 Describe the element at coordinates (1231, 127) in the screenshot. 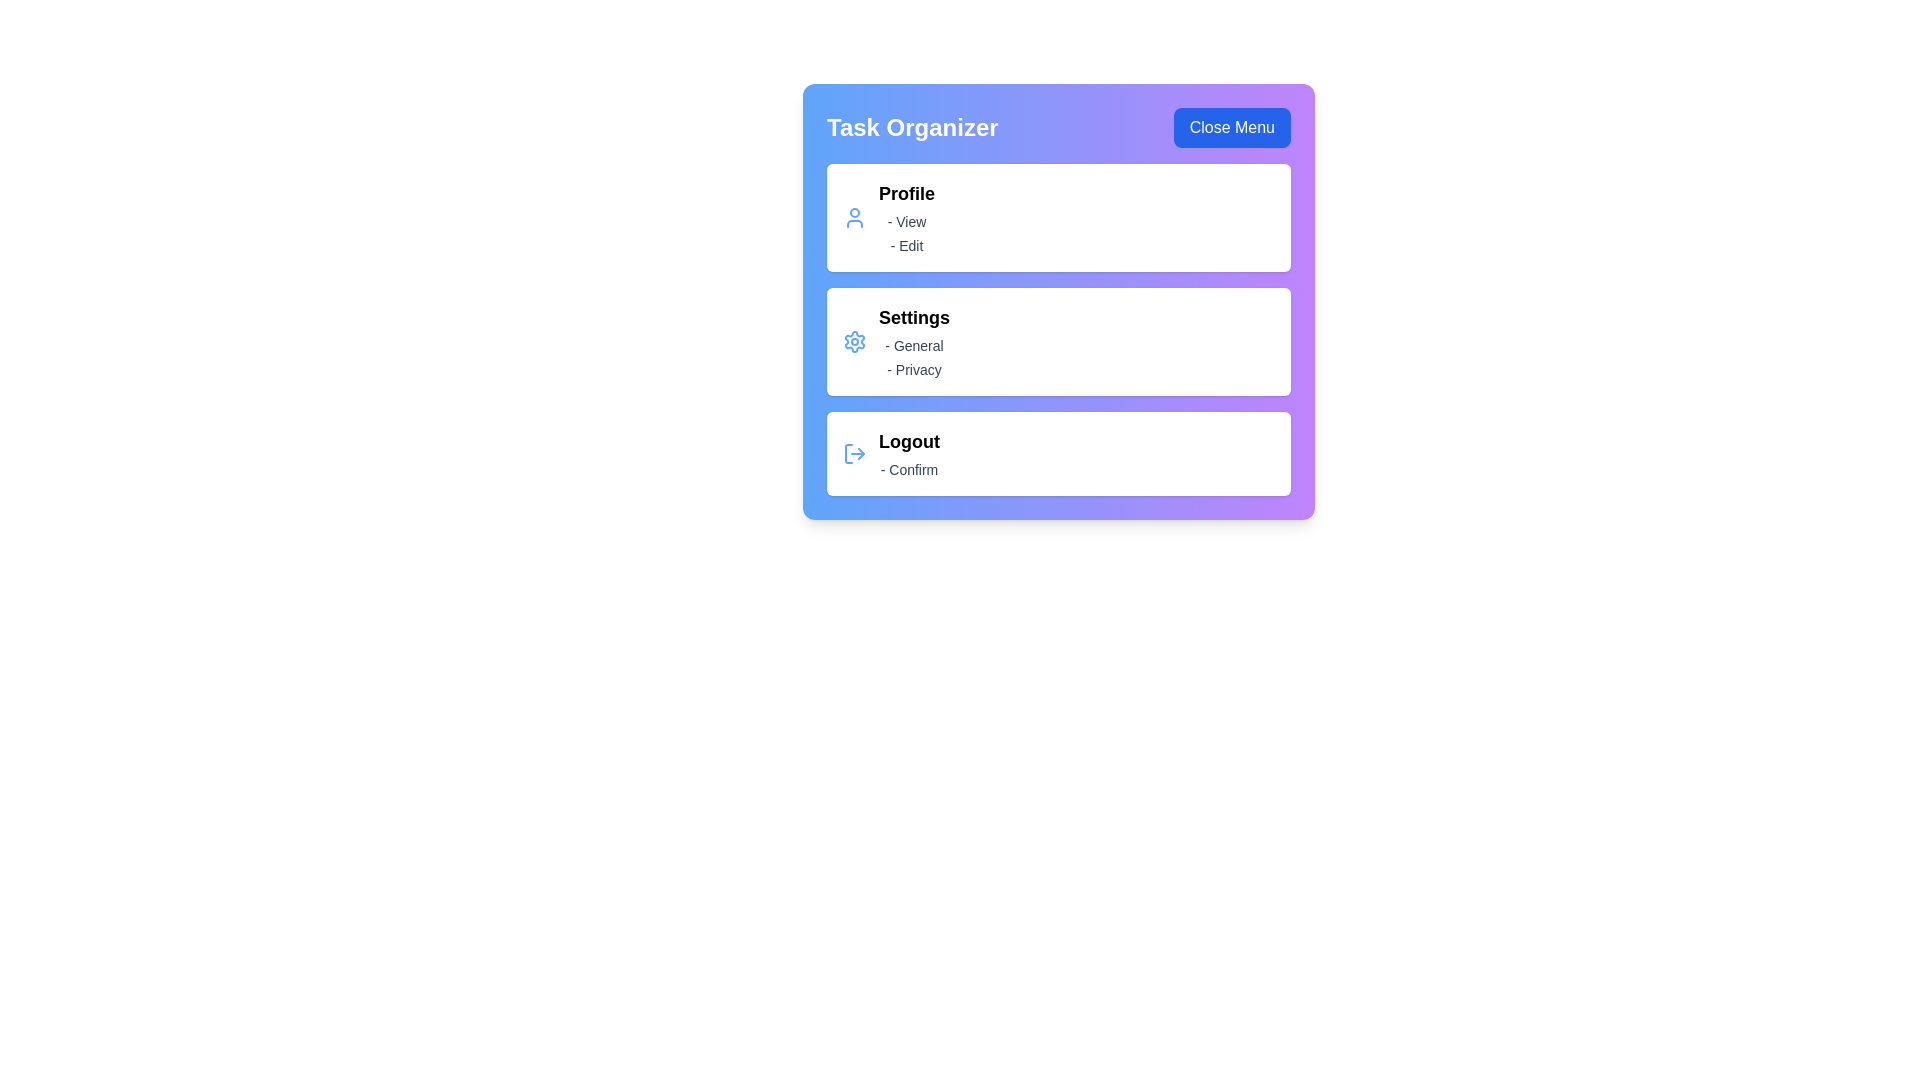

I see `the 'Close Menu' button to toggle the menu visibility` at that location.